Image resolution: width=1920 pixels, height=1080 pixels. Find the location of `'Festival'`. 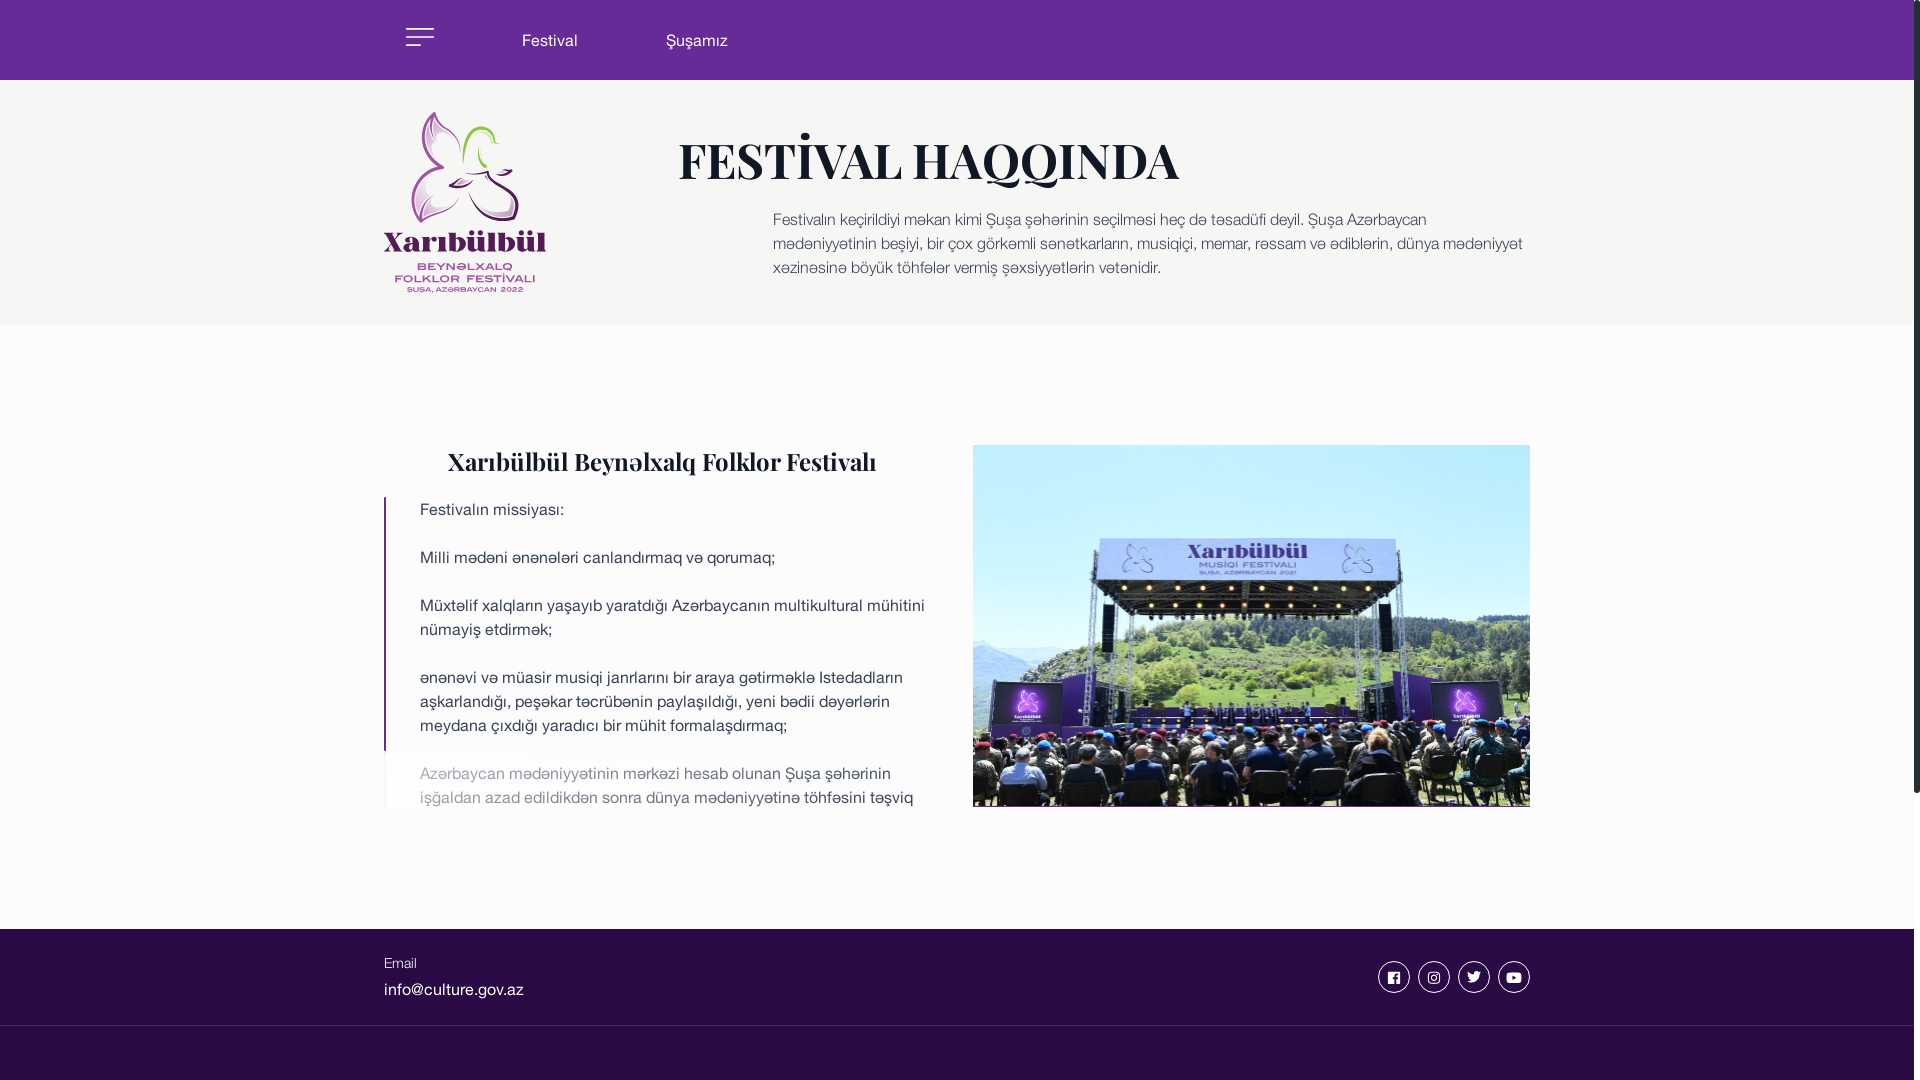

'Festival' is located at coordinates (499, 39).